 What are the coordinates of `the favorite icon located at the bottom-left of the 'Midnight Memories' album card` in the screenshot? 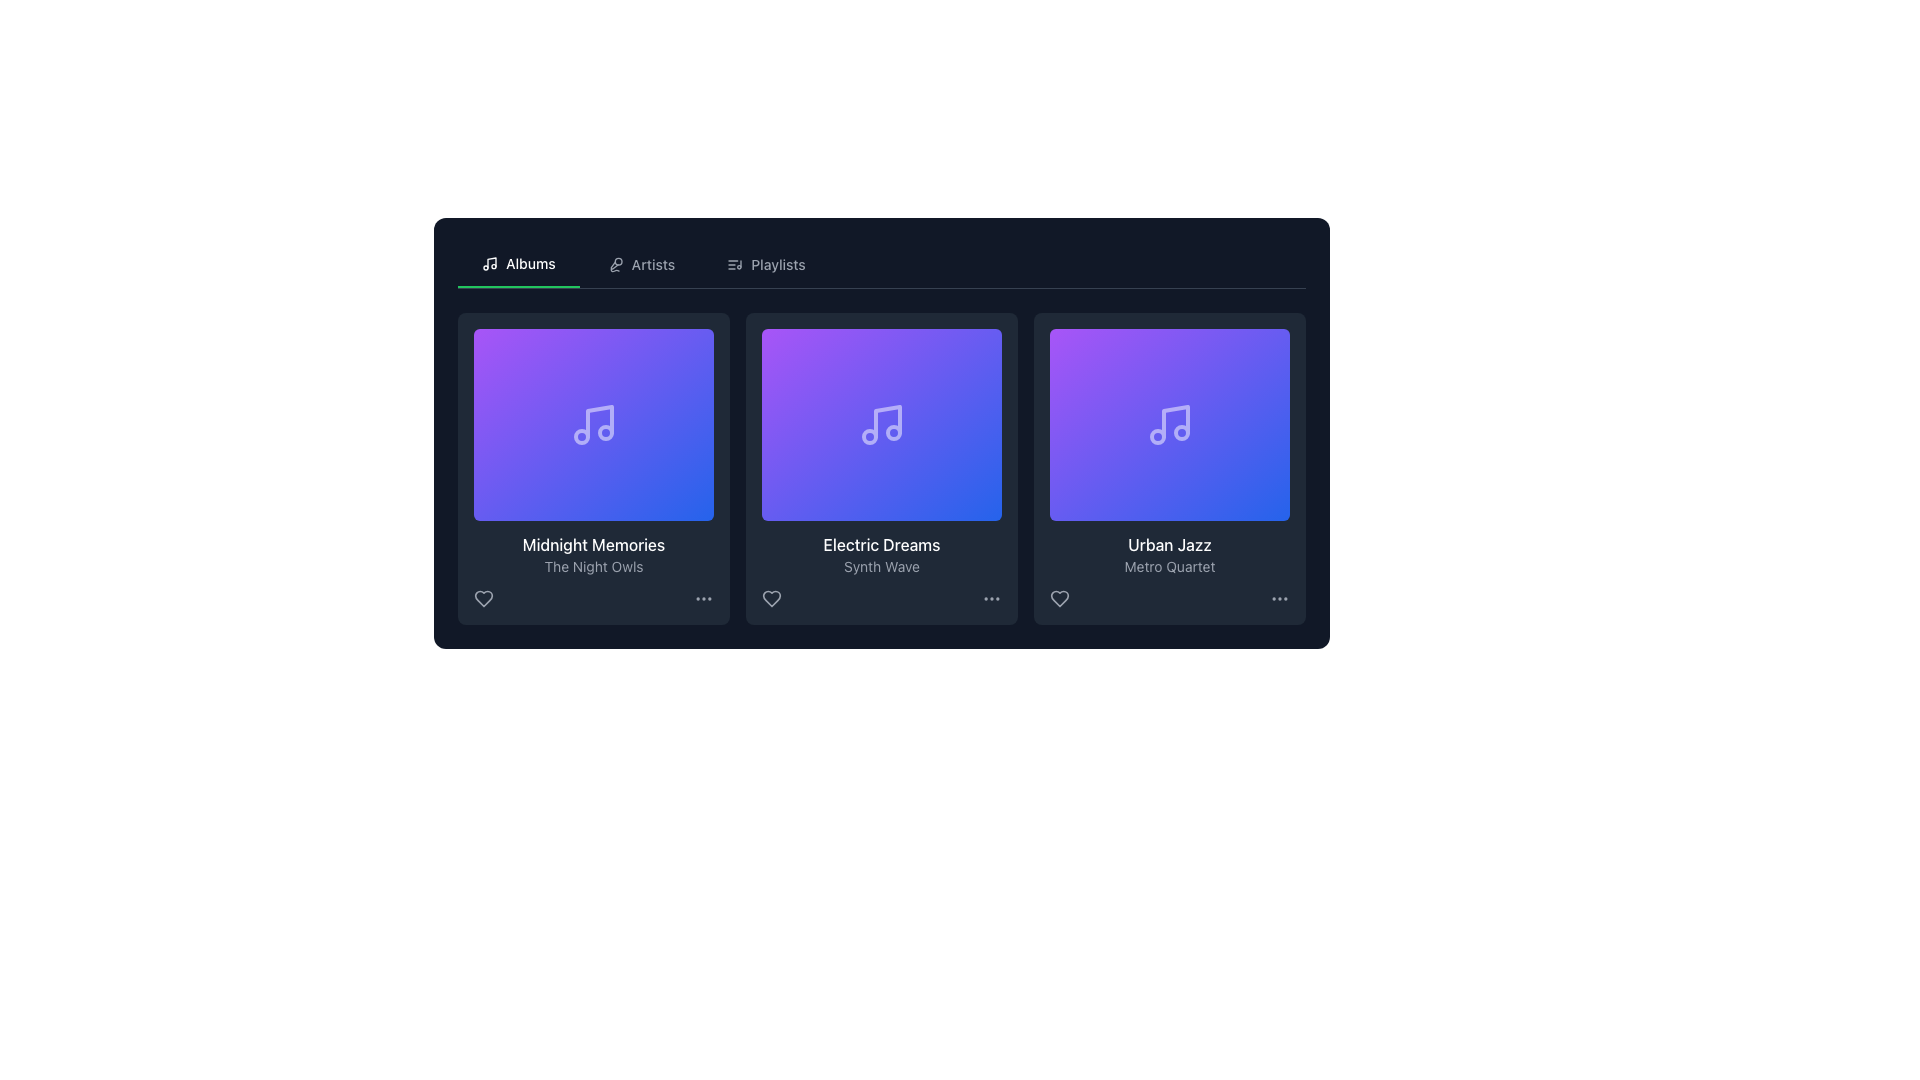 It's located at (484, 597).